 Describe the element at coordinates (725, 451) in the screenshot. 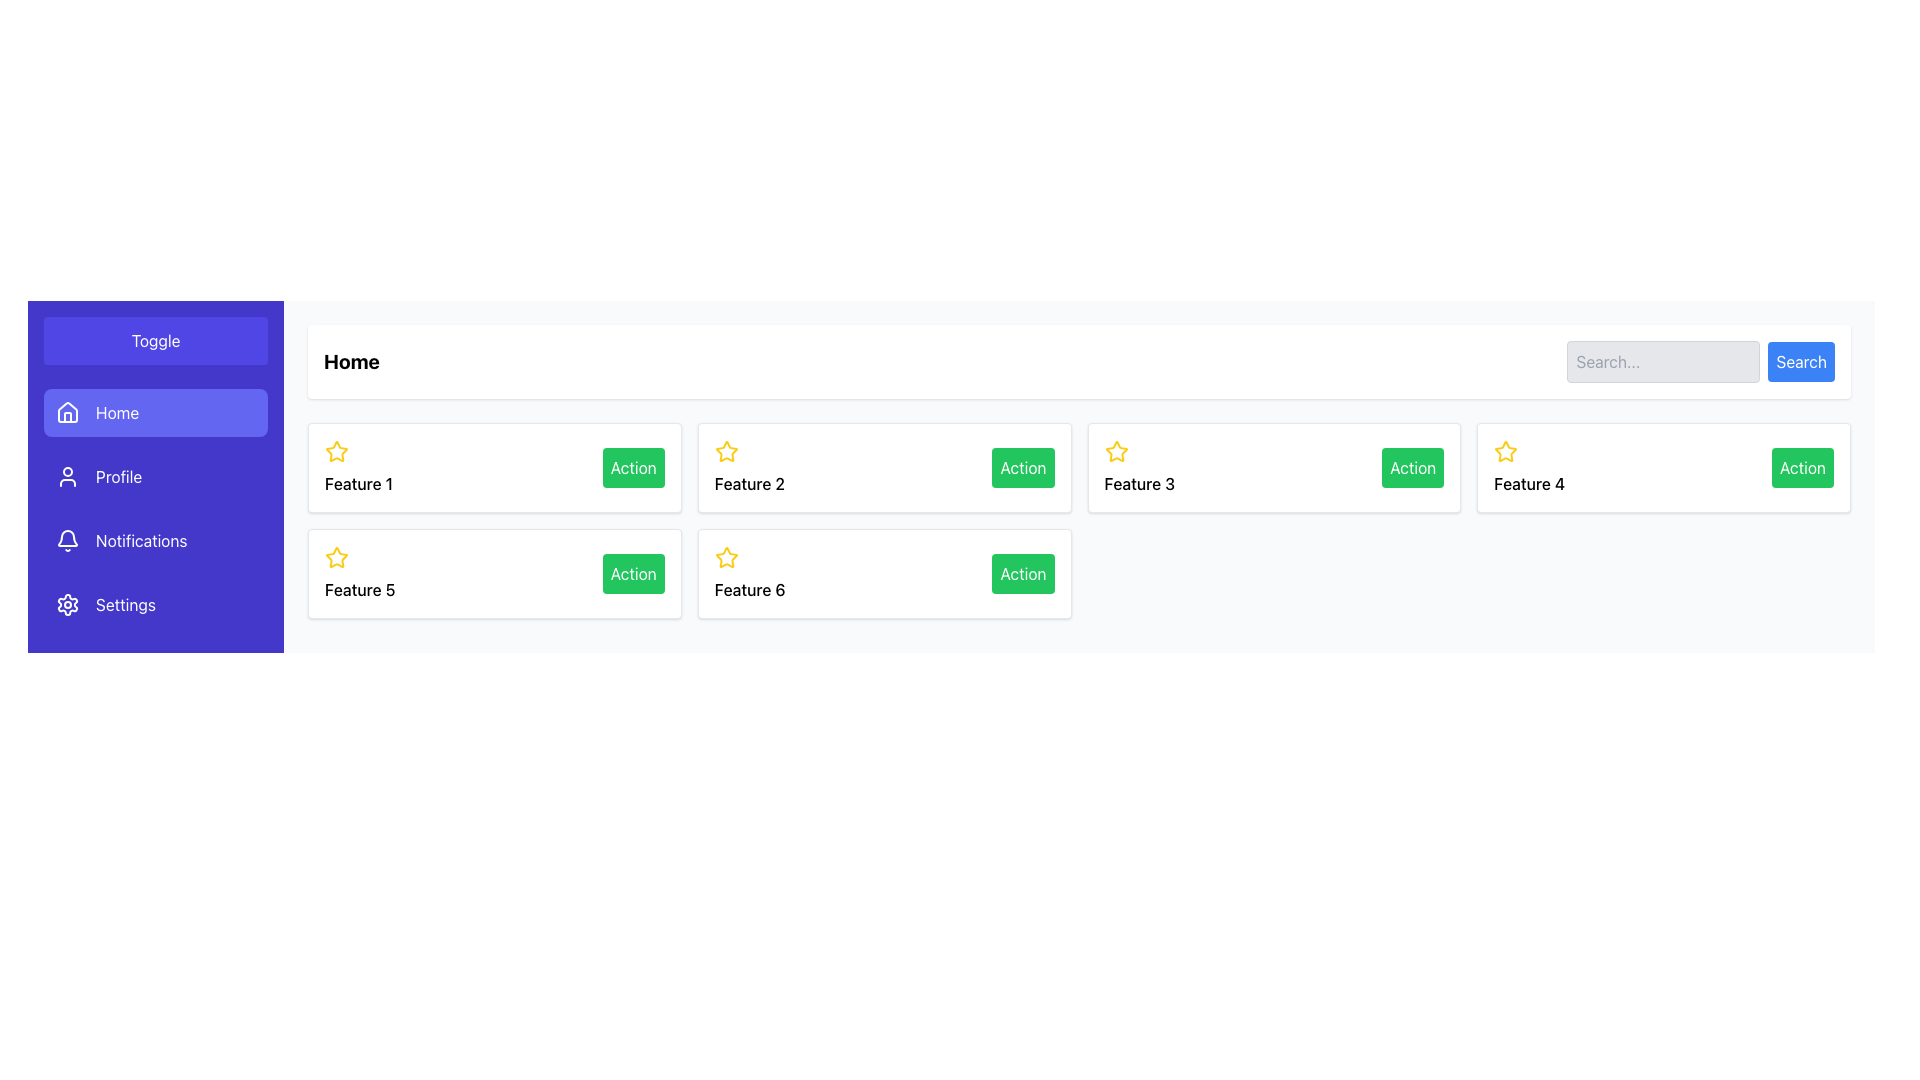

I see `the star icon with a yellow border located next to the text 'Feature 2' in the top row, second box from the left` at that location.